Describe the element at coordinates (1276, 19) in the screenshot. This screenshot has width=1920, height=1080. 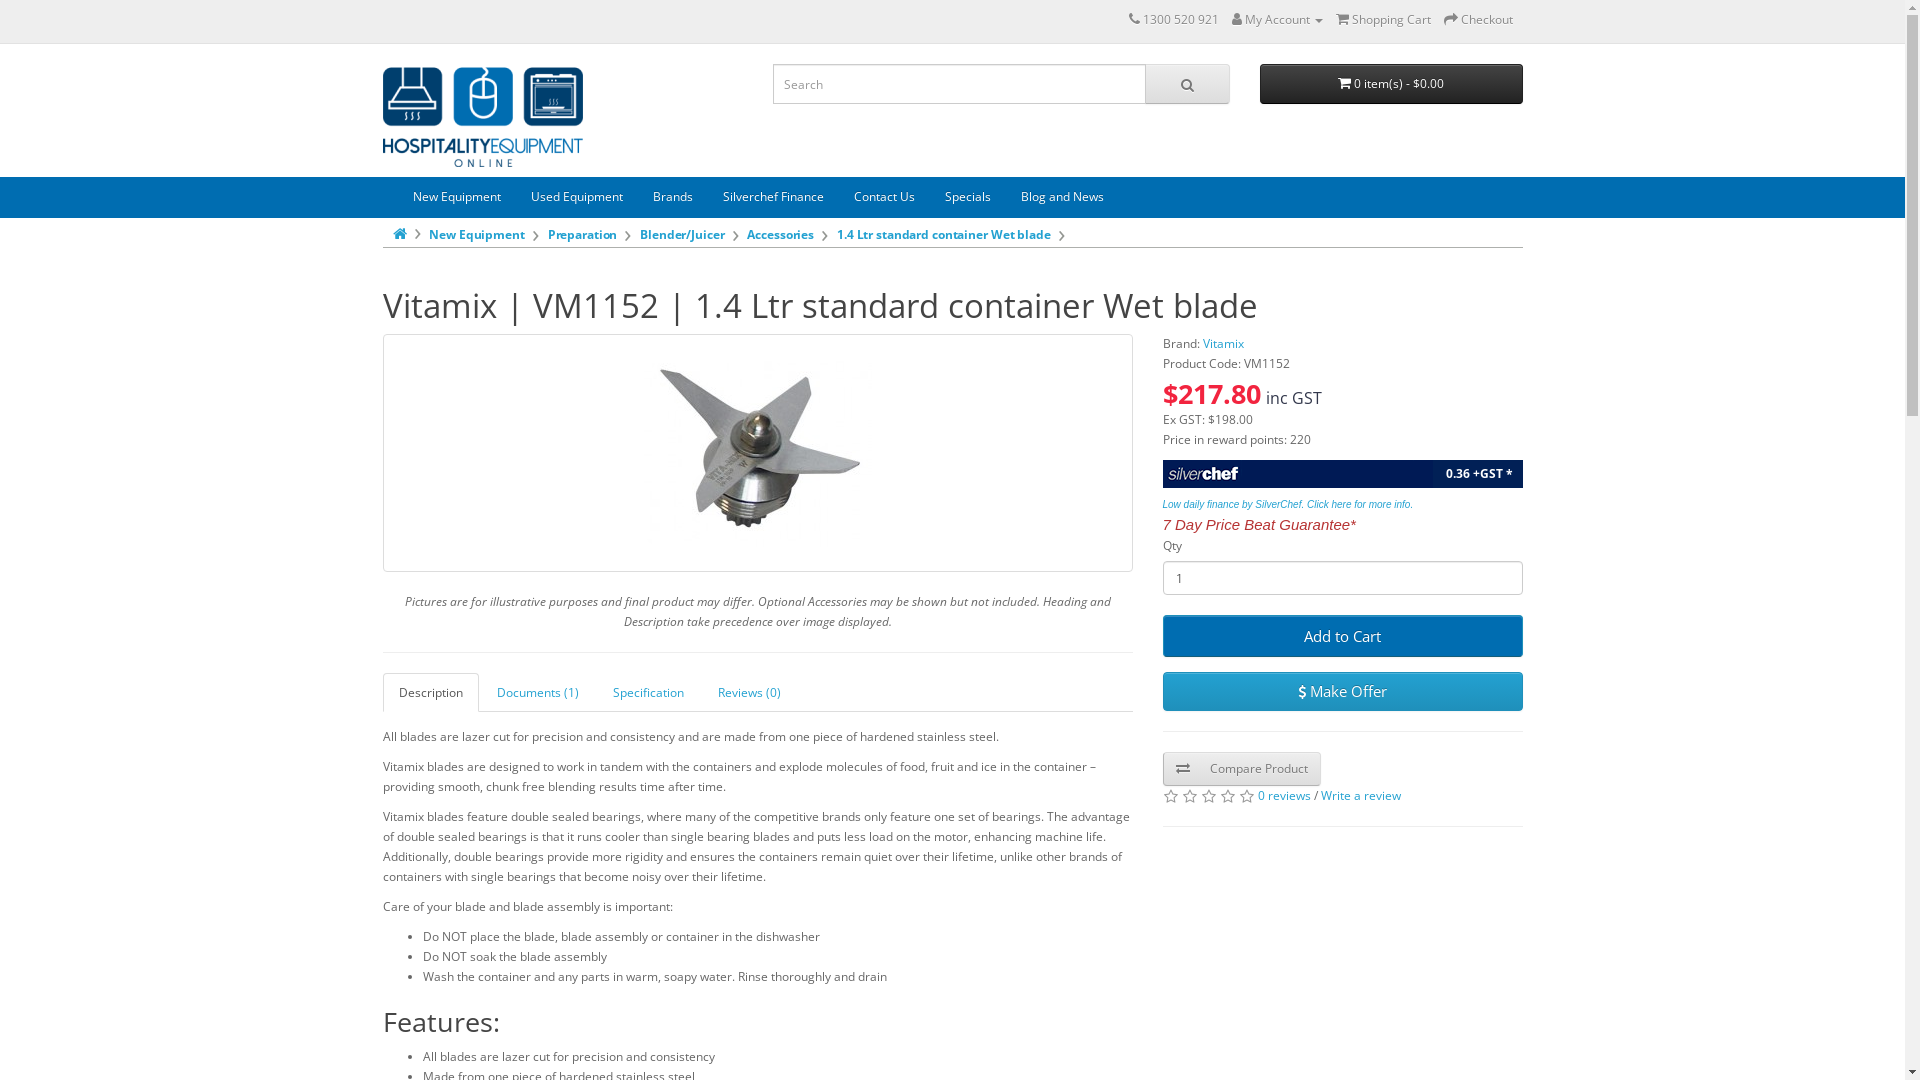
I see `'My Account'` at that location.